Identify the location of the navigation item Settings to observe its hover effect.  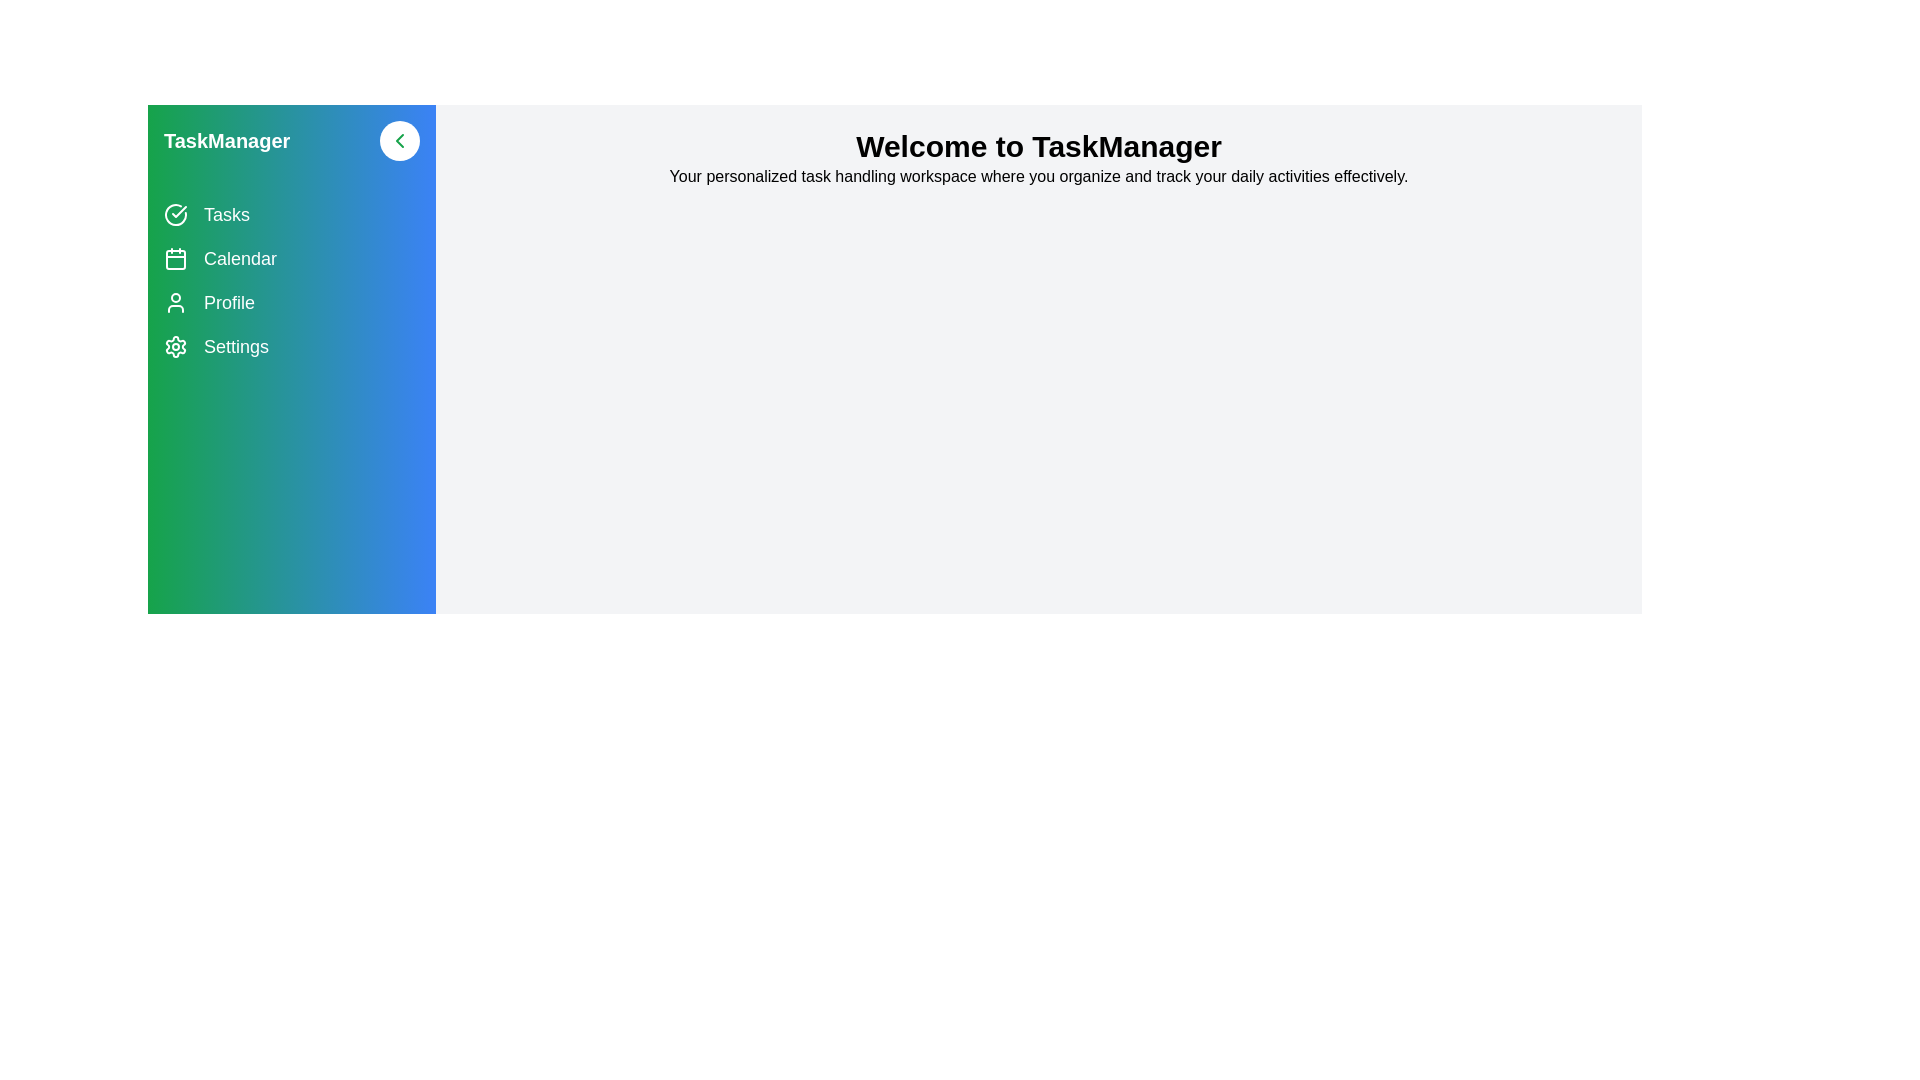
(291, 346).